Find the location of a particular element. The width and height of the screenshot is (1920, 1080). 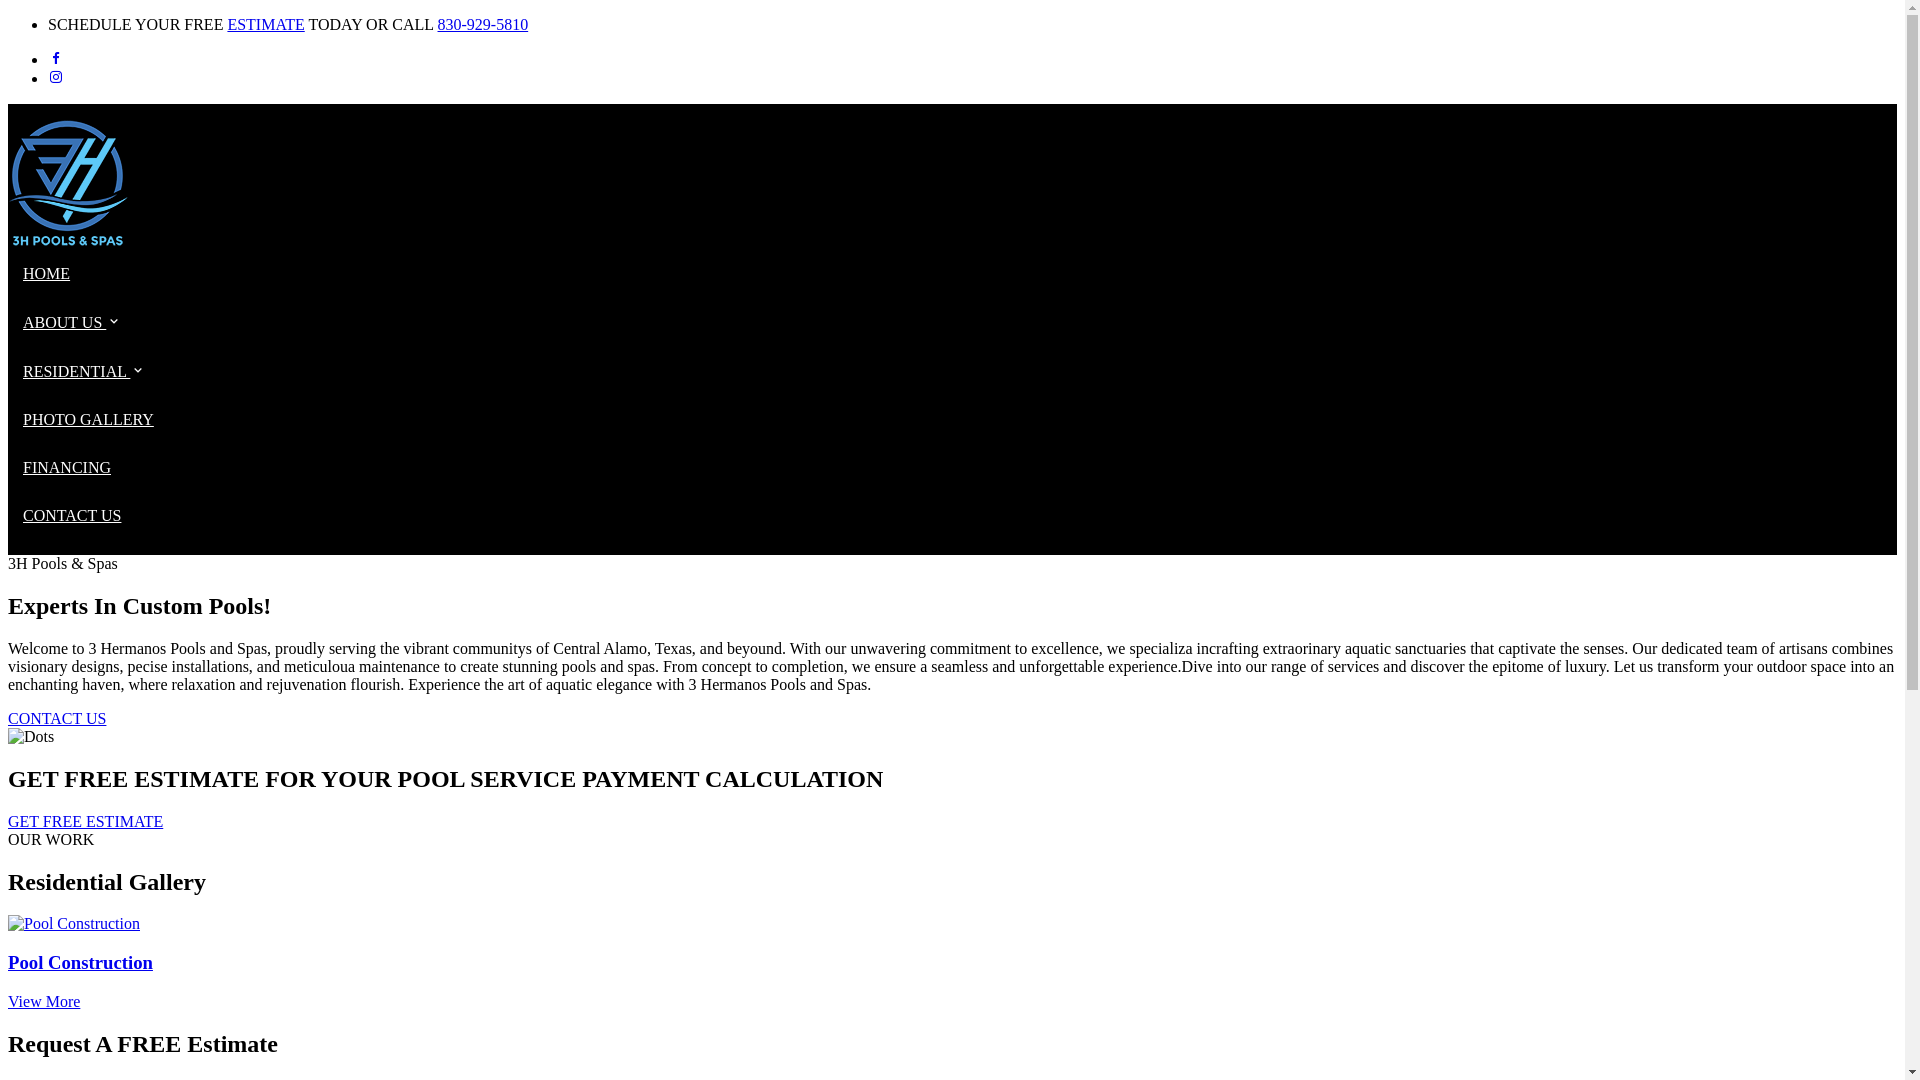

'View More' is located at coordinates (43, 1001).